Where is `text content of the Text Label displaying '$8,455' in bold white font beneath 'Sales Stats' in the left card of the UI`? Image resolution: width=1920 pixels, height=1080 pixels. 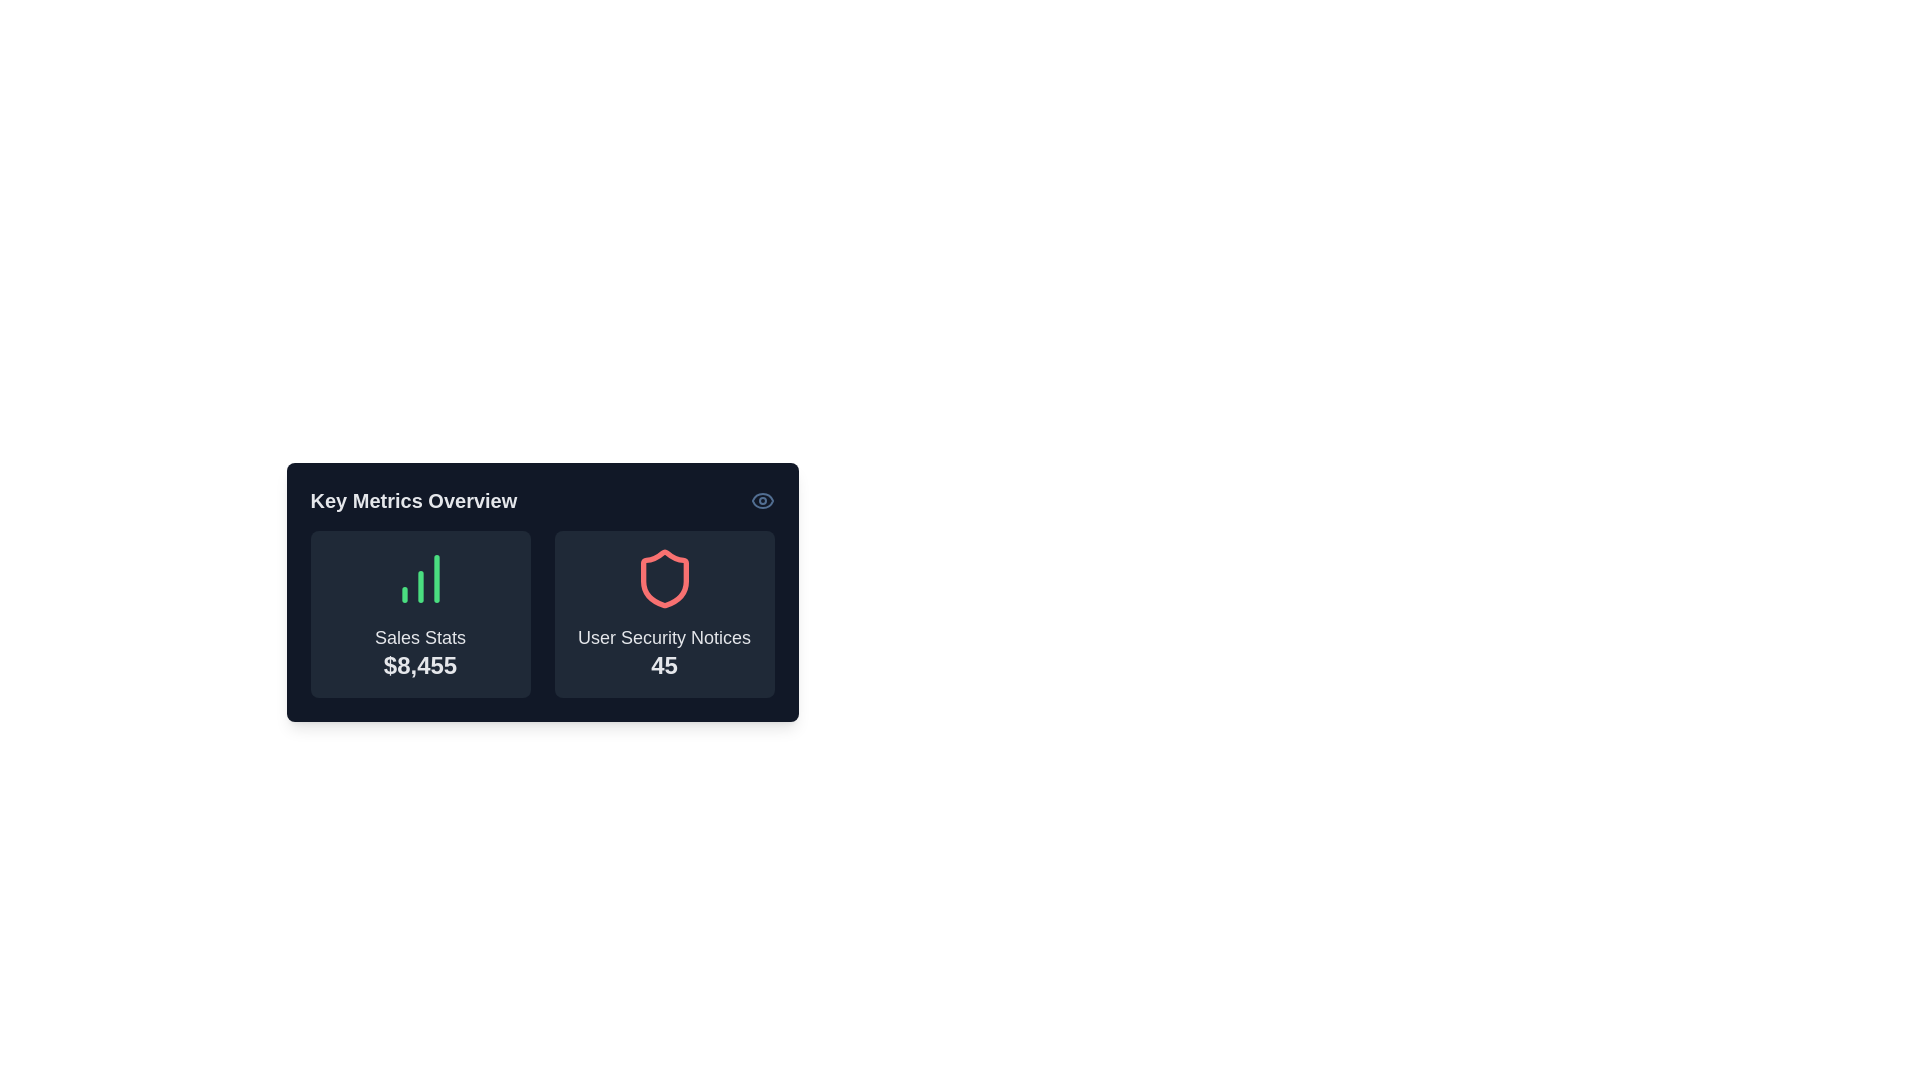
text content of the Text Label displaying '$8,455' in bold white font beneath 'Sales Stats' in the left card of the UI is located at coordinates (419, 665).